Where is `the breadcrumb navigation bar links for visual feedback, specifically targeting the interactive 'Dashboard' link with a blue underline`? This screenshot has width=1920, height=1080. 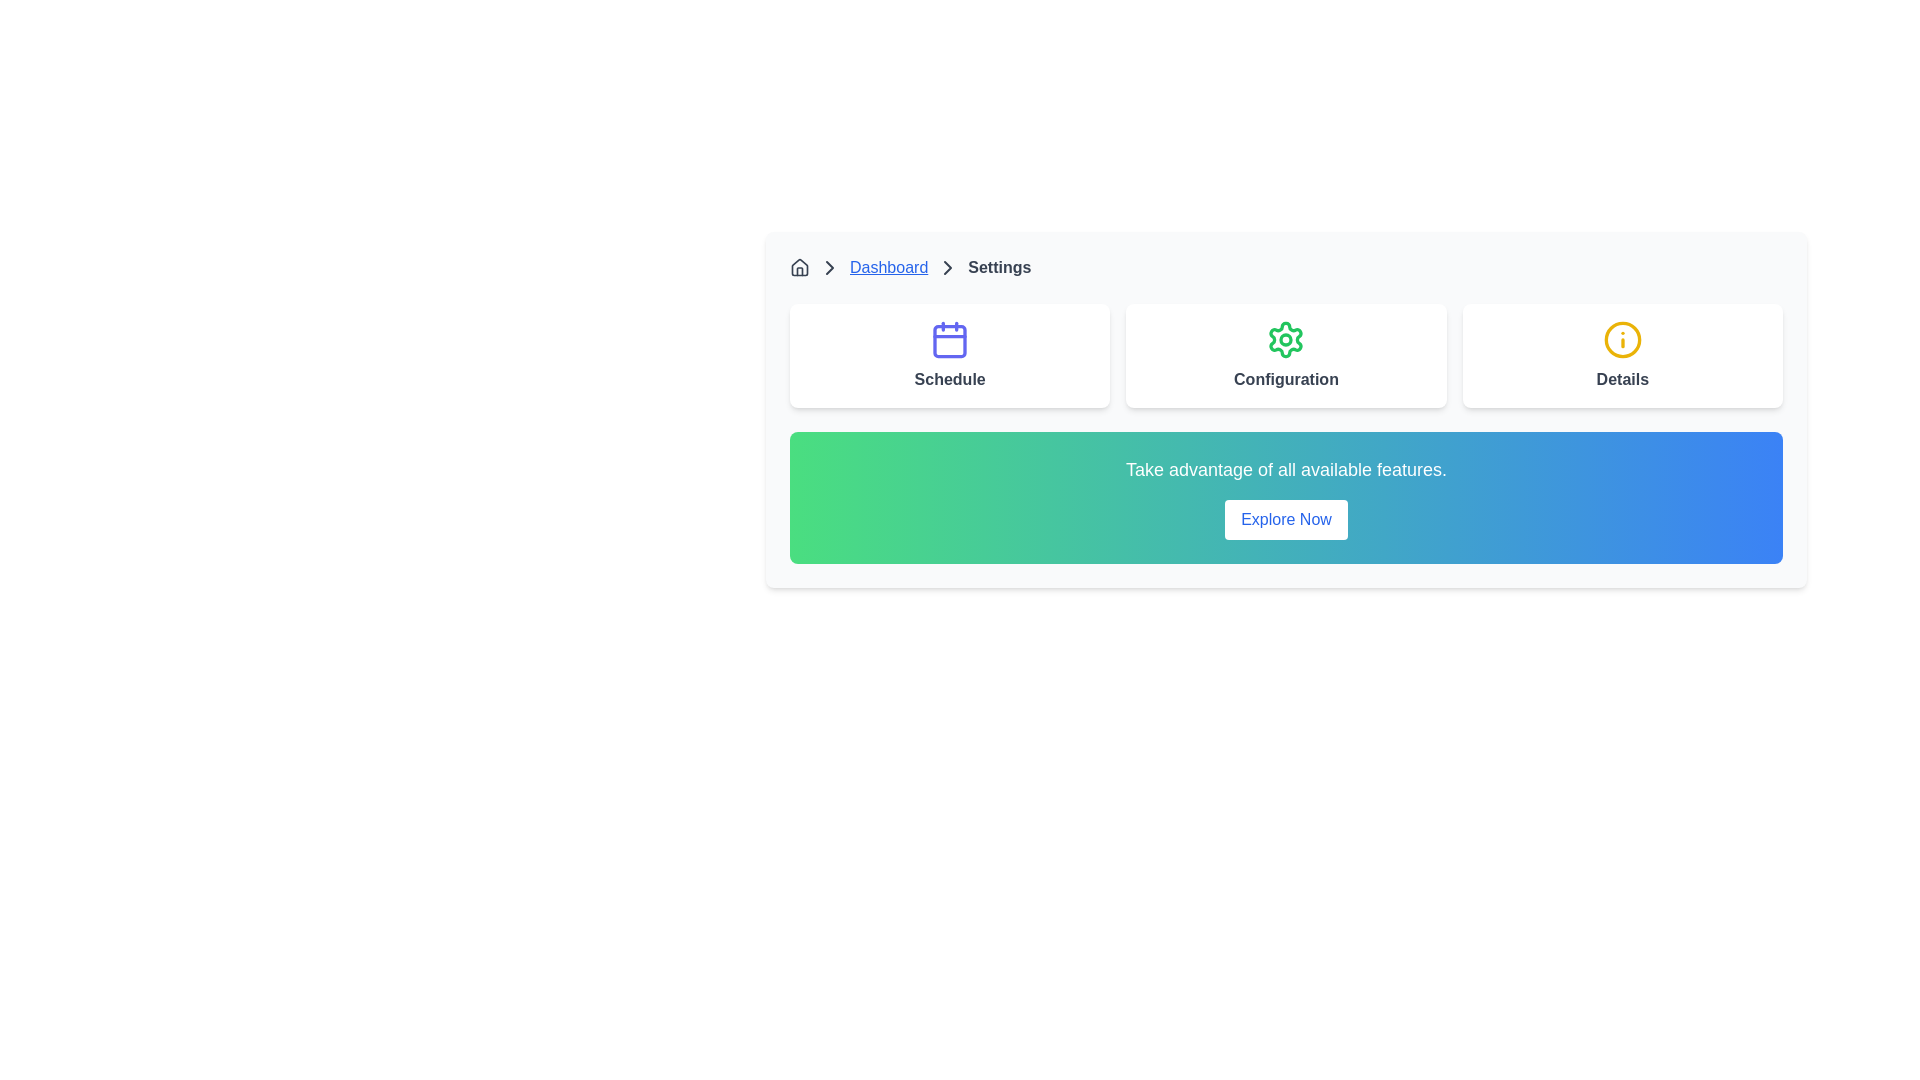
the breadcrumb navigation bar links for visual feedback, specifically targeting the interactive 'Dashboard' link with a blue underline is located at coordinates (1286, 266).